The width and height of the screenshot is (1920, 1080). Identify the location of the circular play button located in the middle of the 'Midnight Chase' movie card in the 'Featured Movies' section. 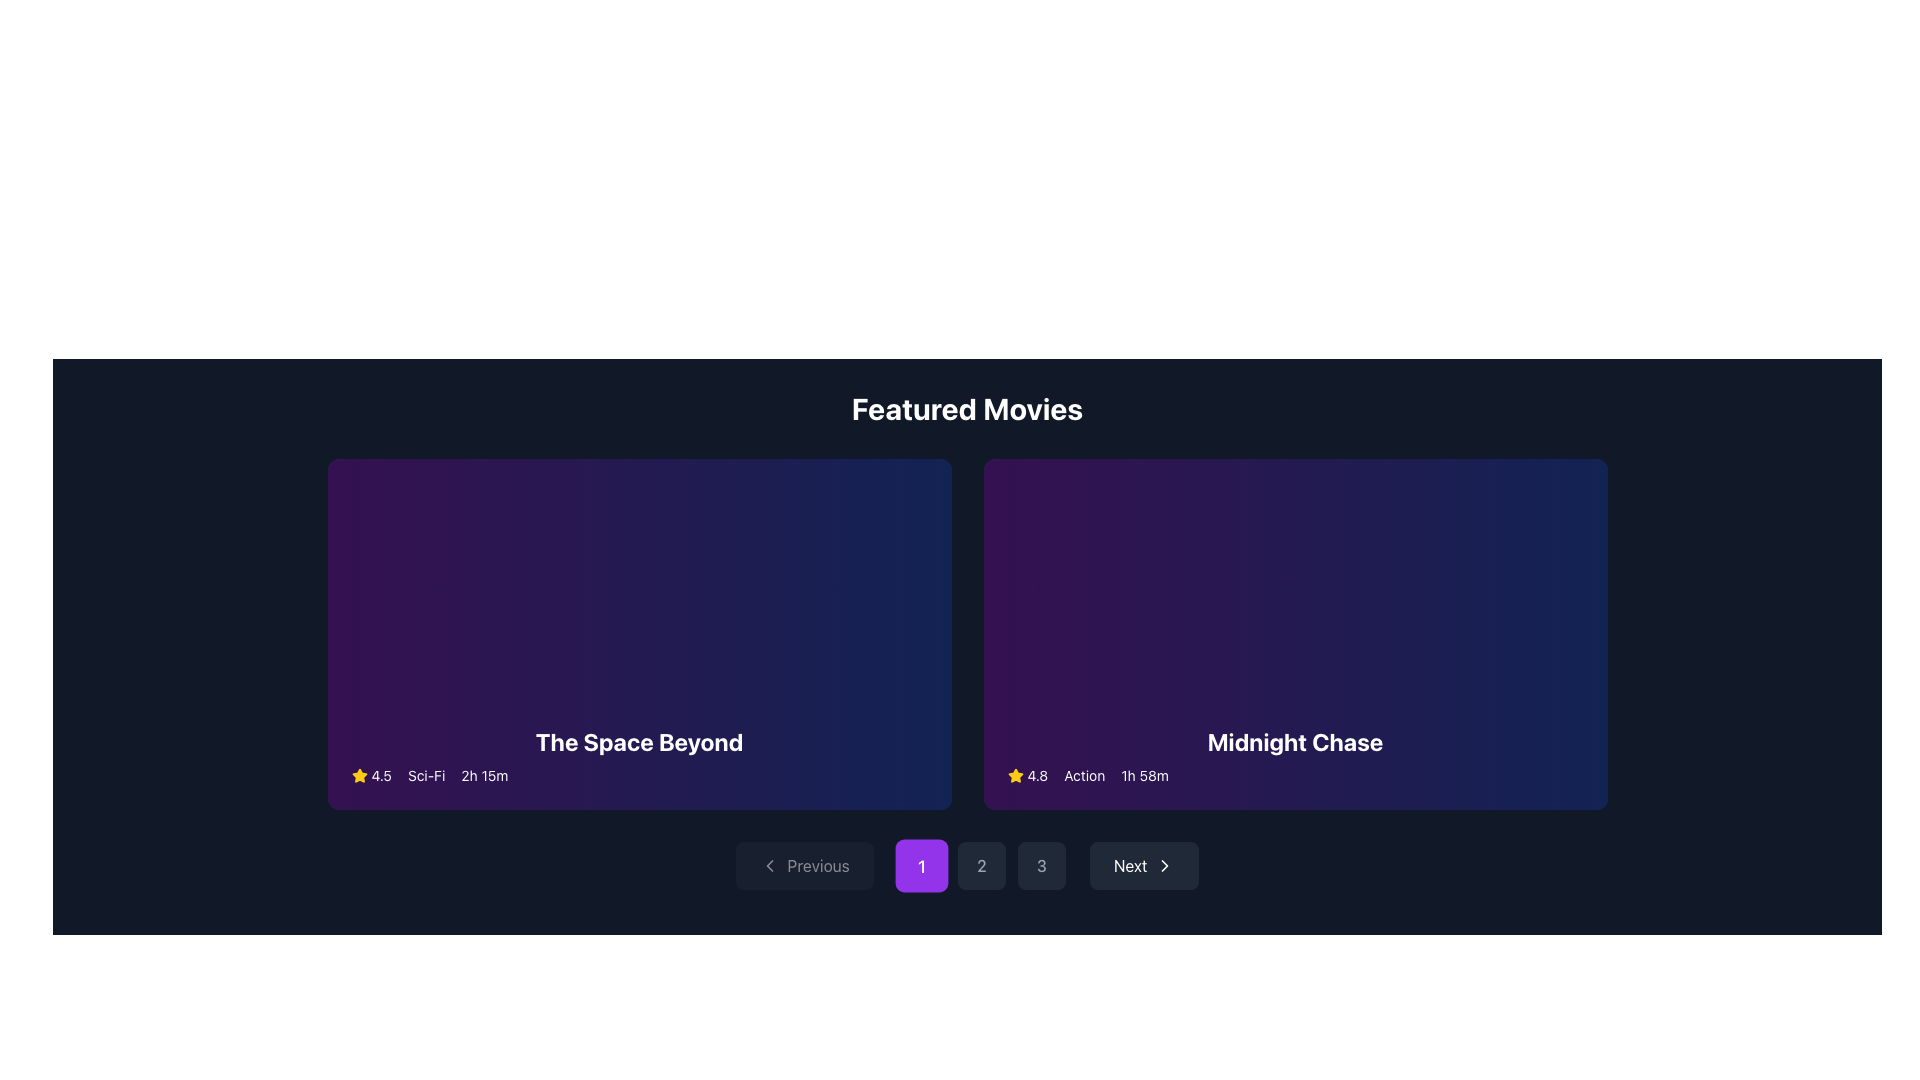
(1222, 634).